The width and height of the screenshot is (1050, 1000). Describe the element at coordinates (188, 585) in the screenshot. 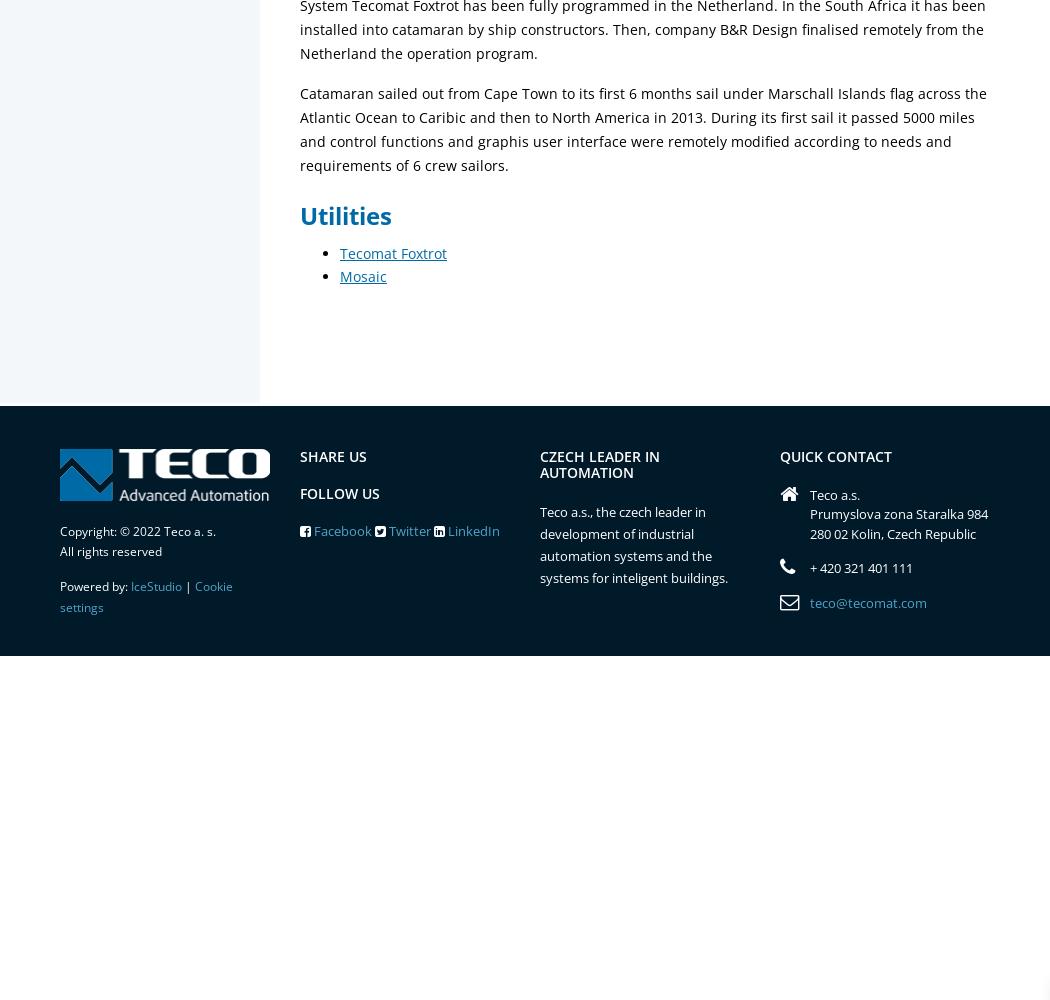

I see `'|'` at that location.